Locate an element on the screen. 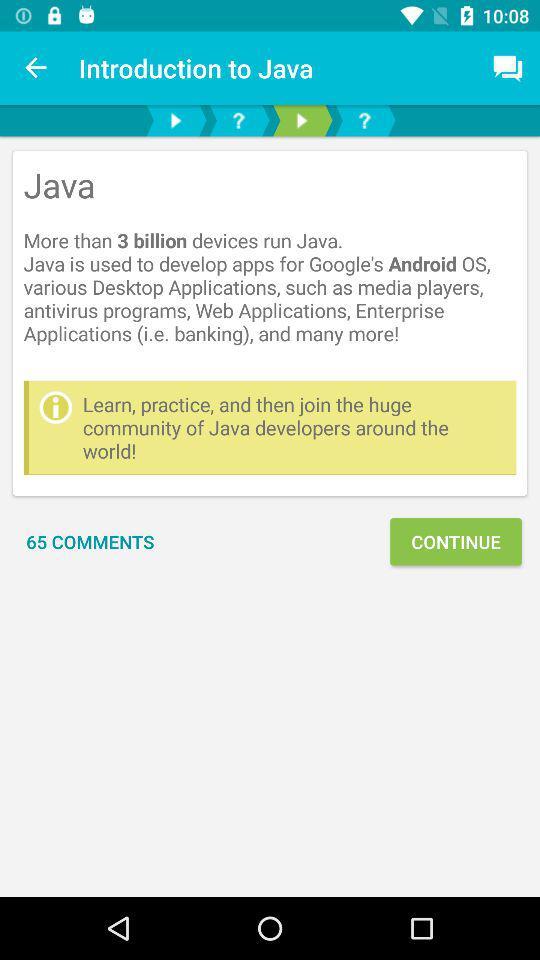 Image resolution: width=540 pixels, height=960 pixels. the learn practice and icon is located at coordinates (293, 427).